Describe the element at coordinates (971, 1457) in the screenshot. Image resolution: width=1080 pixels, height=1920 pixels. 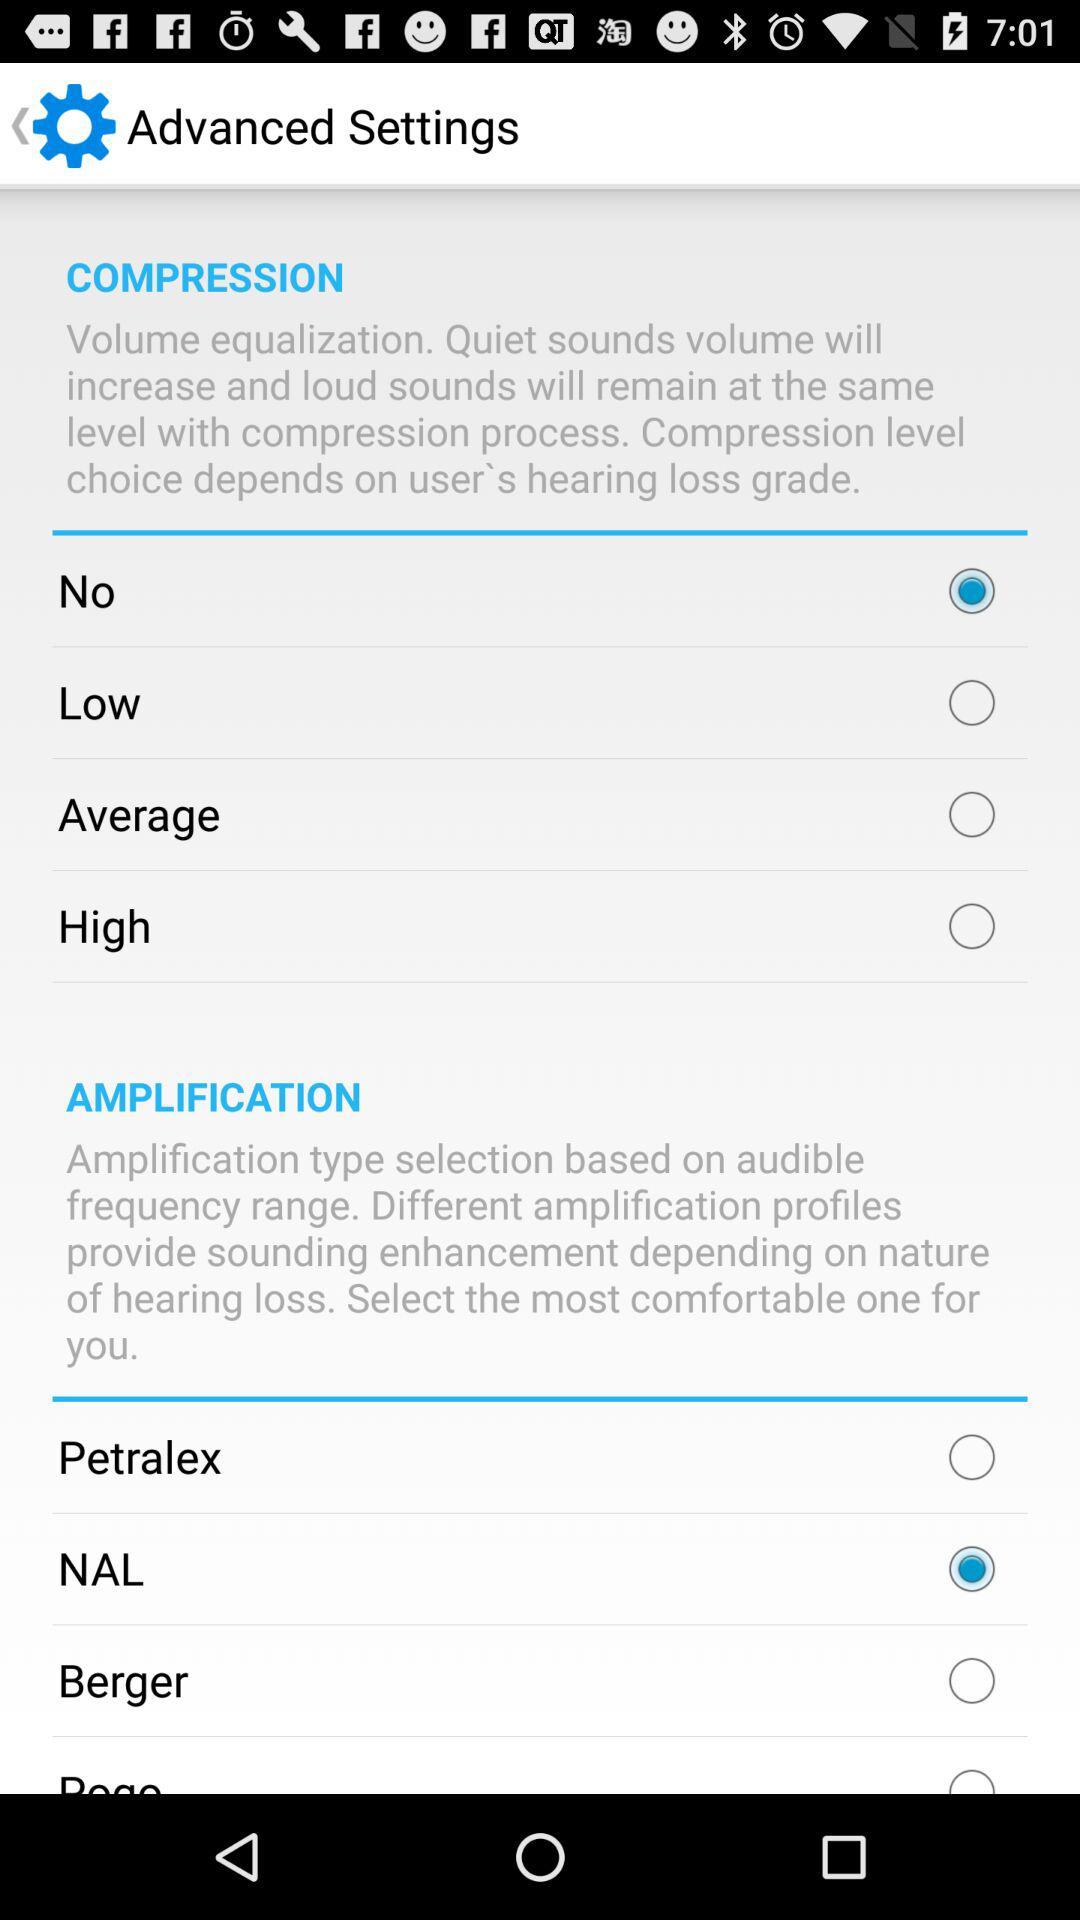
I see `the icon next to the petralex app` at that location.